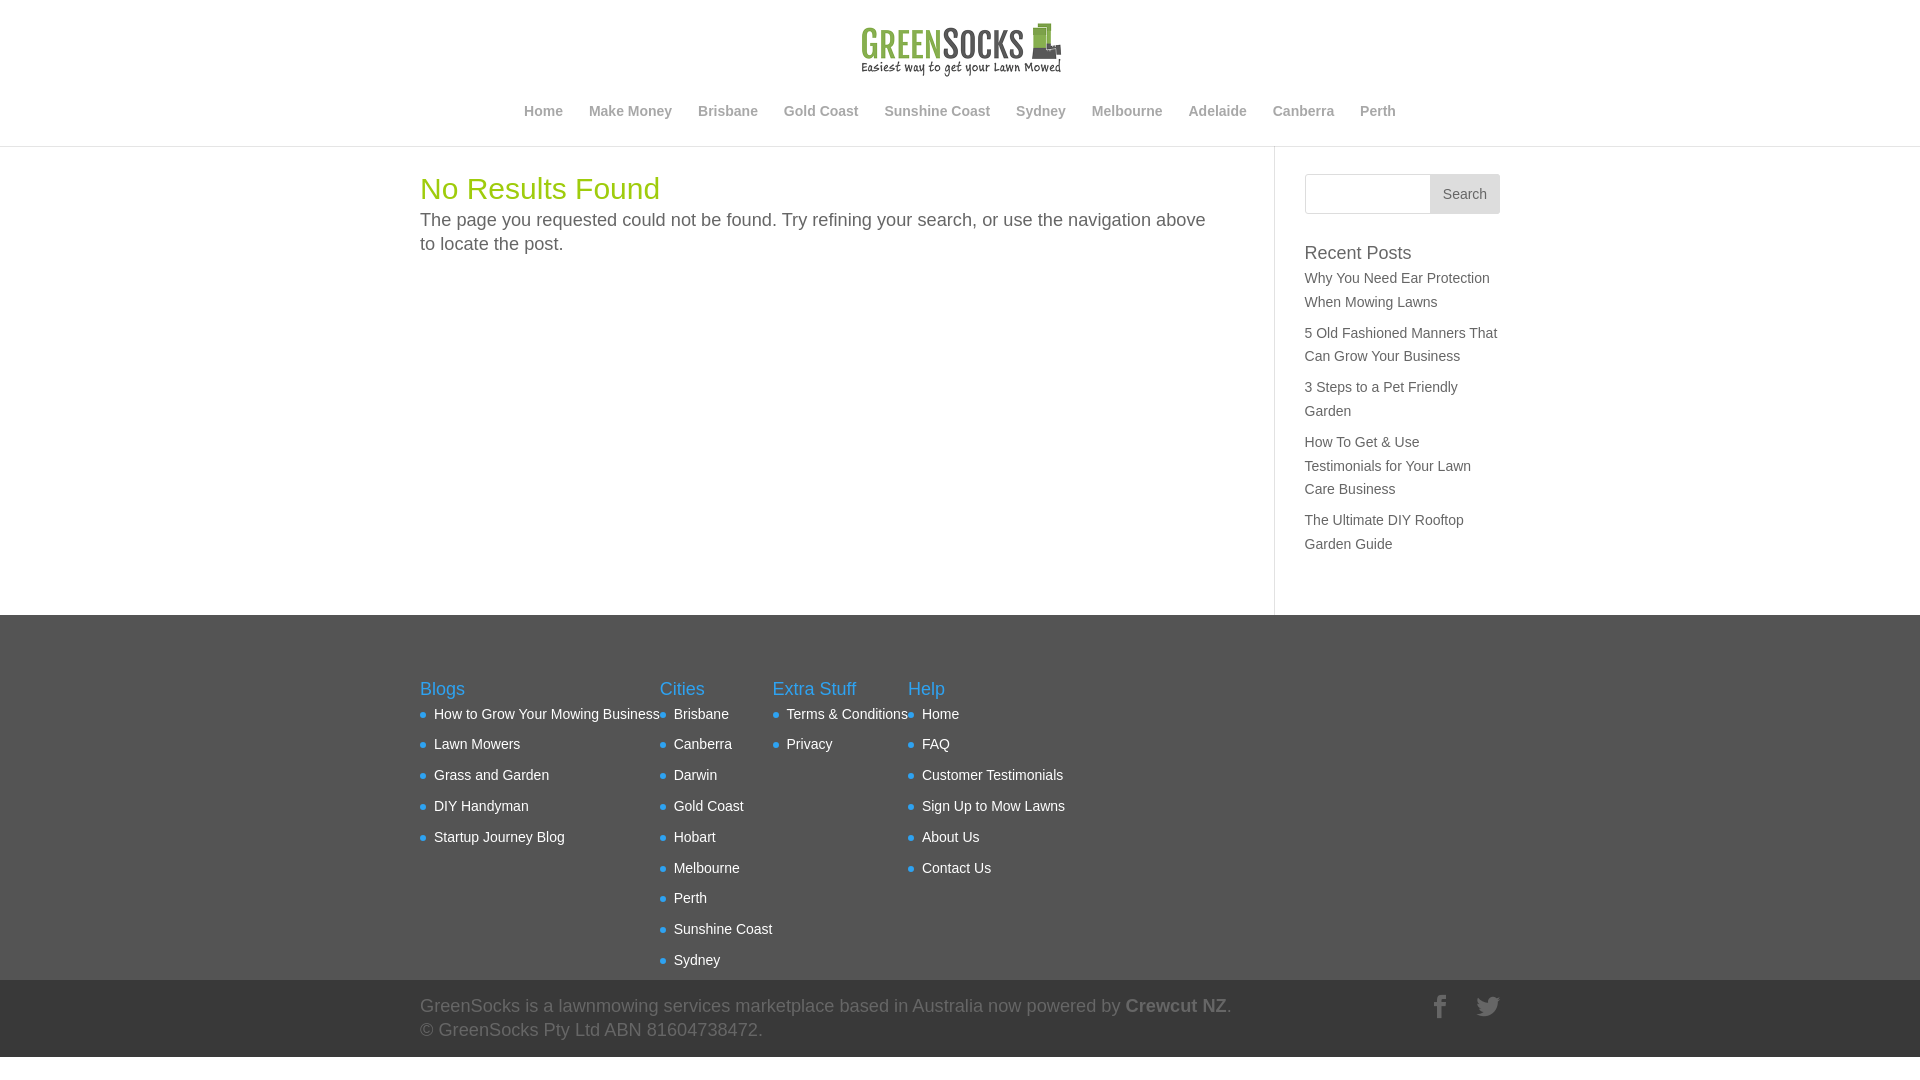 Image resolution: width=1920 pixels, height=1080 pixels. I want to click on 'FAQ', so click(935, 744).